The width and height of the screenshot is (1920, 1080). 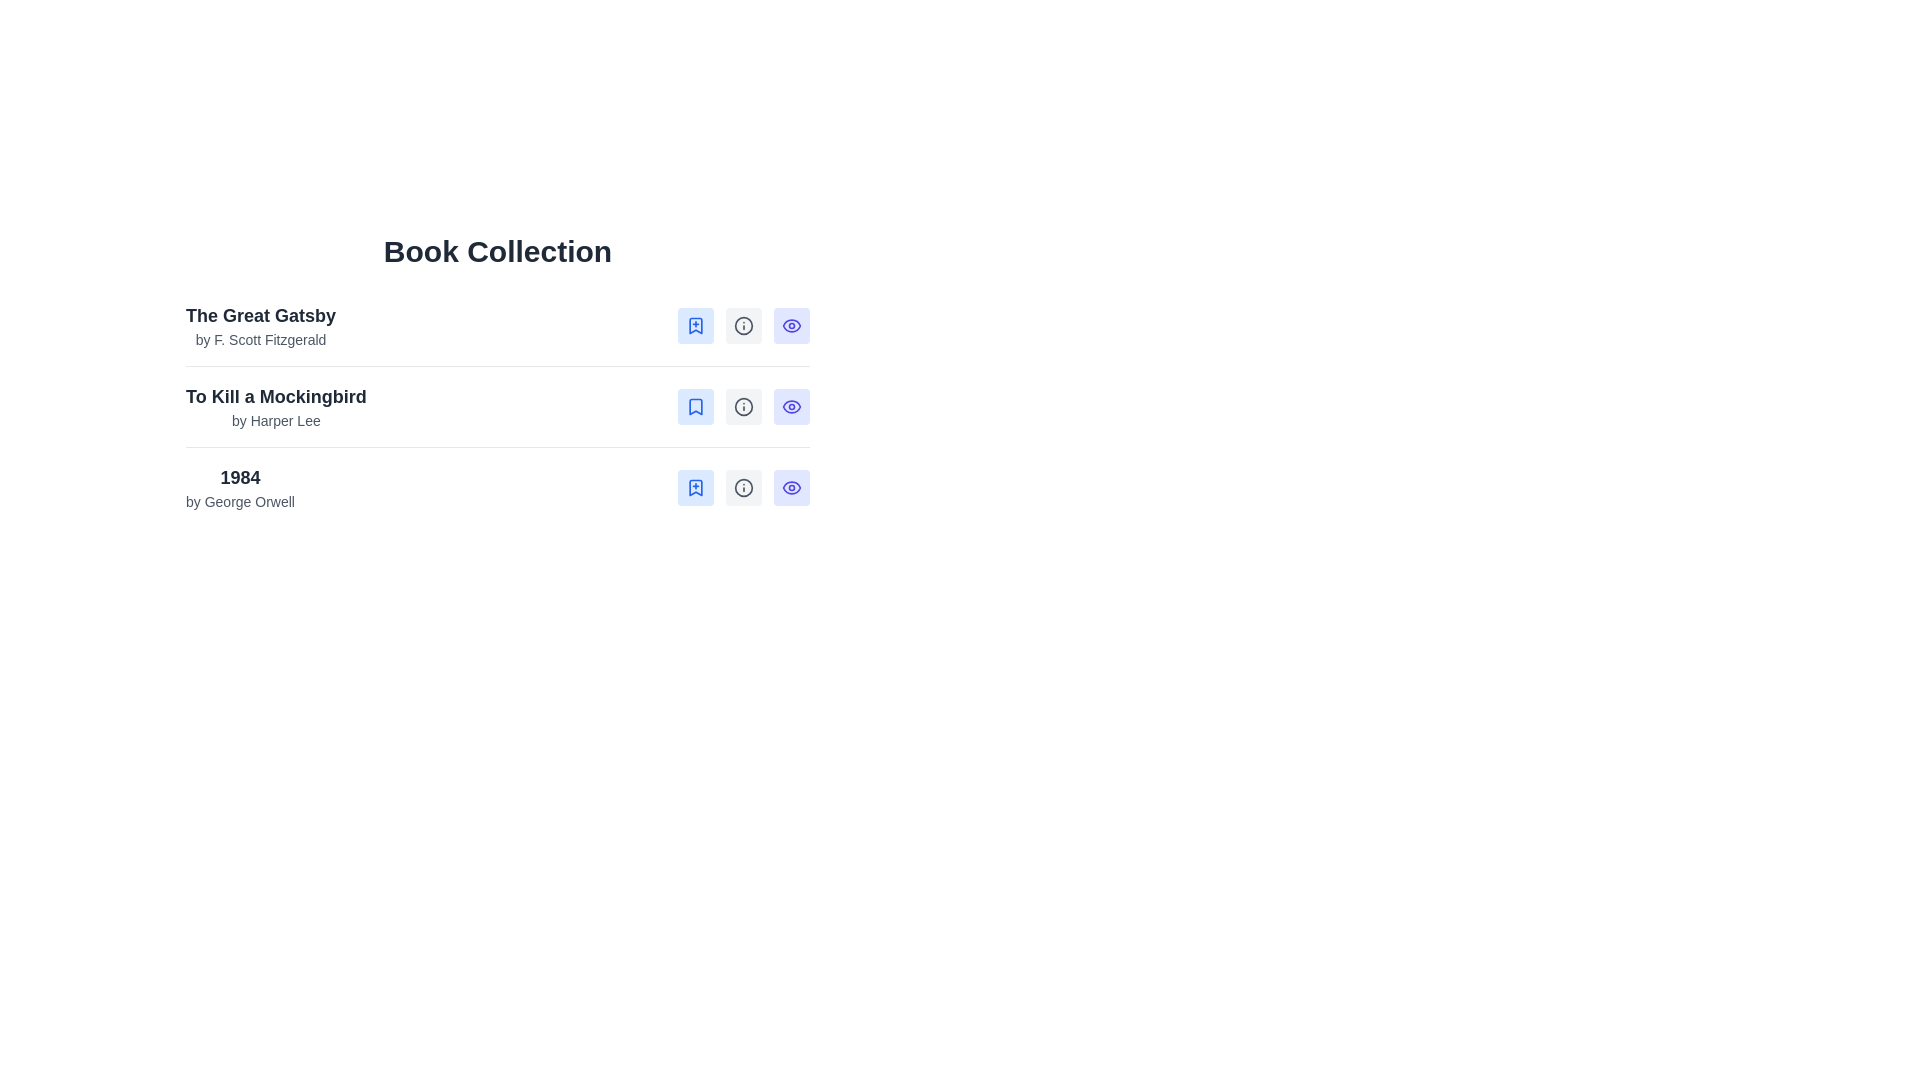 I want to click on the information display element for the second book entry in the 'Book Collection' list, which shows the title and author, located between 'The Great Gatsby' and '1984.', so click(x=498, y=381).